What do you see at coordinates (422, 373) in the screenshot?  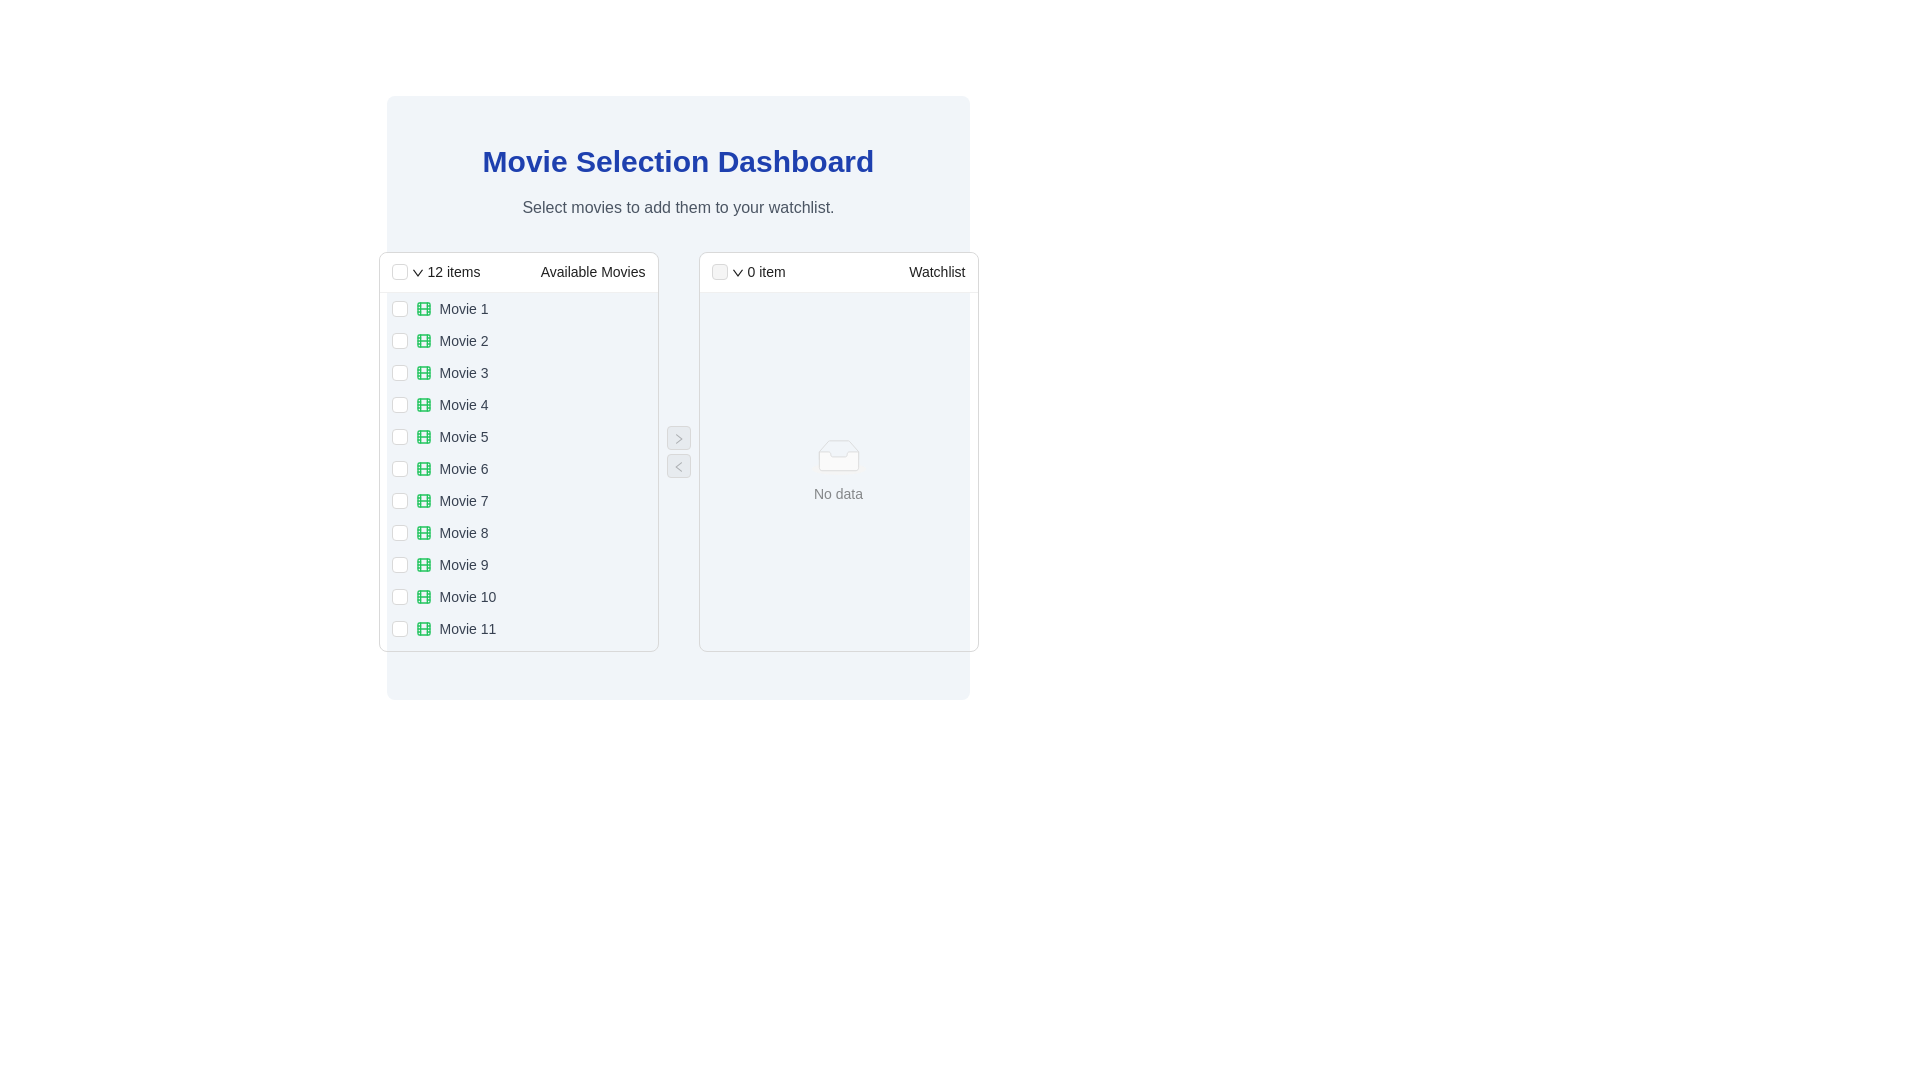 I see `the decorative icon element representing 'Movie 3' in the 'Available Movies' section` at bounding box center [422, 373].